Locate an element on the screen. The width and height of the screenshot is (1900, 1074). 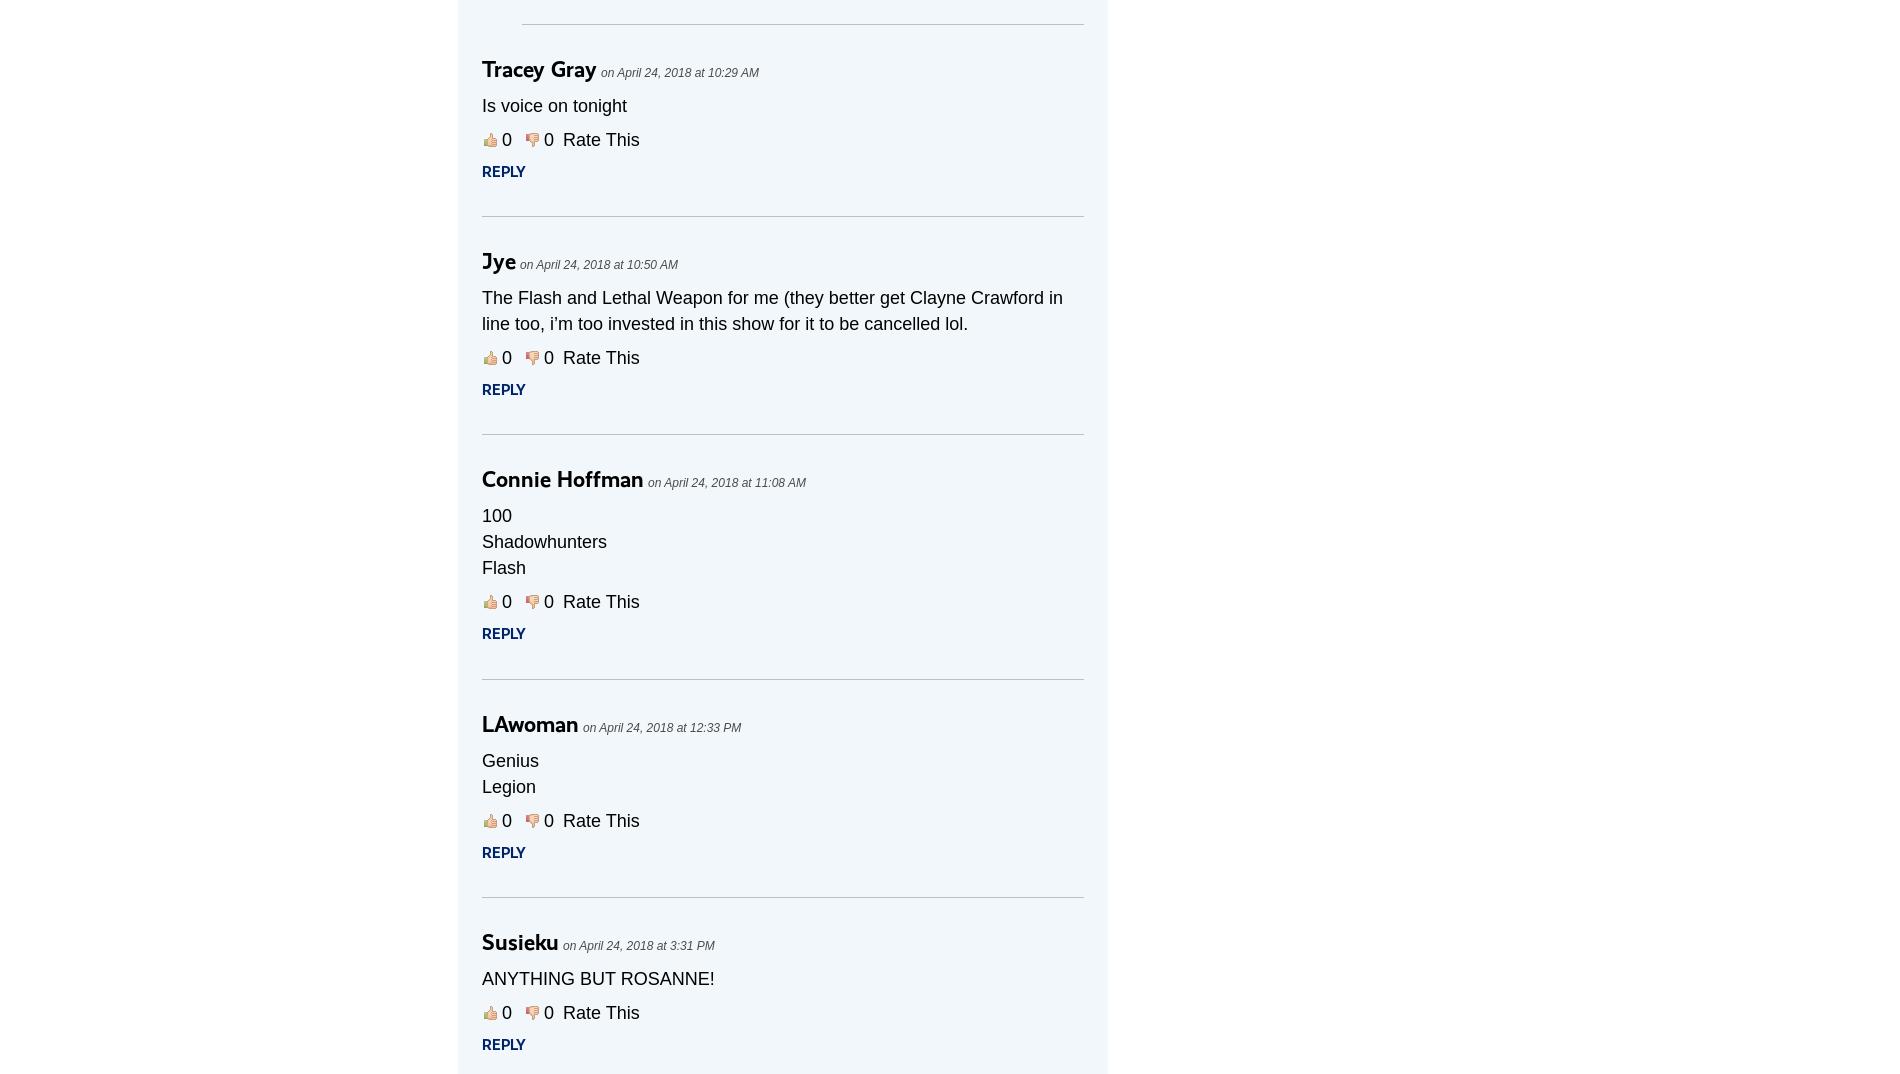
'Flash' is located at coordinates (482, 567).